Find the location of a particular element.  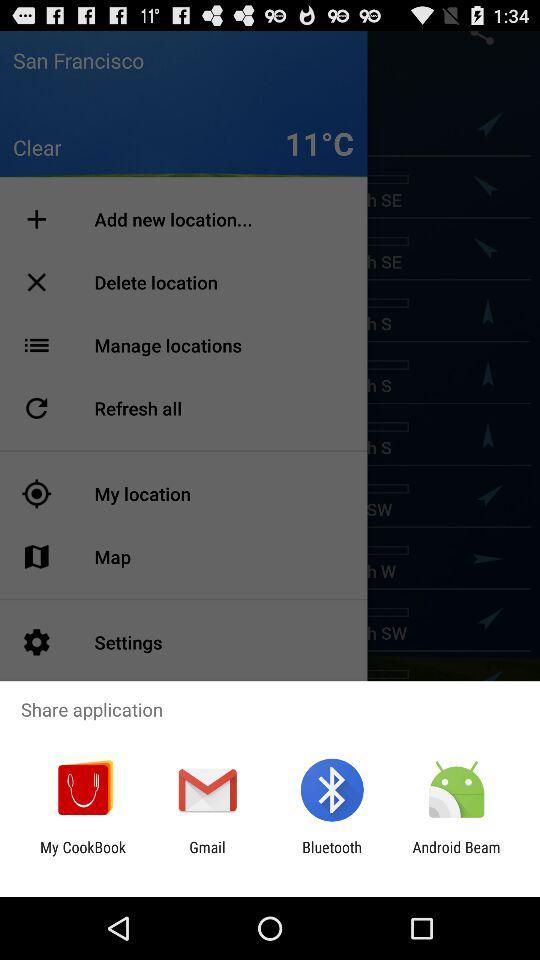

the android beam item is located at coordinates (456, 855).